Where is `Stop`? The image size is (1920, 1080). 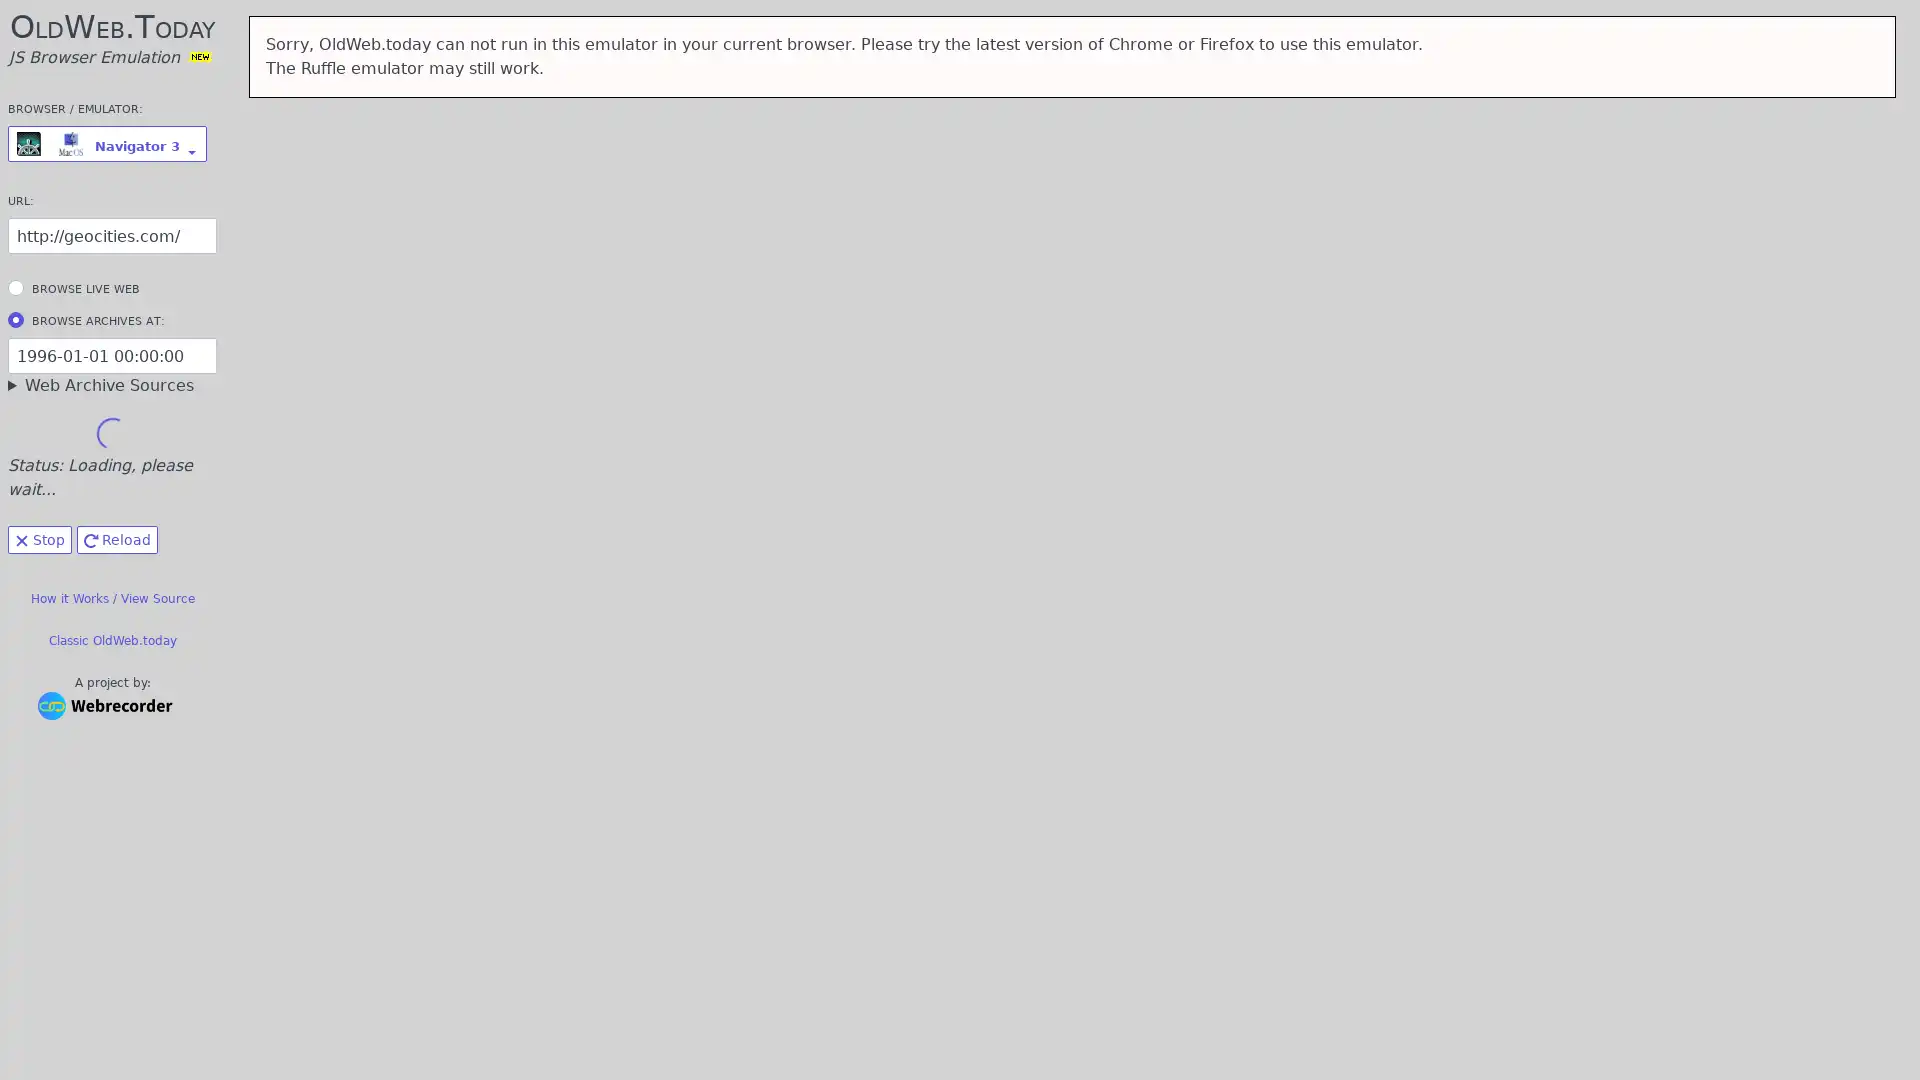 Stop is located at coordinates (39, 540).